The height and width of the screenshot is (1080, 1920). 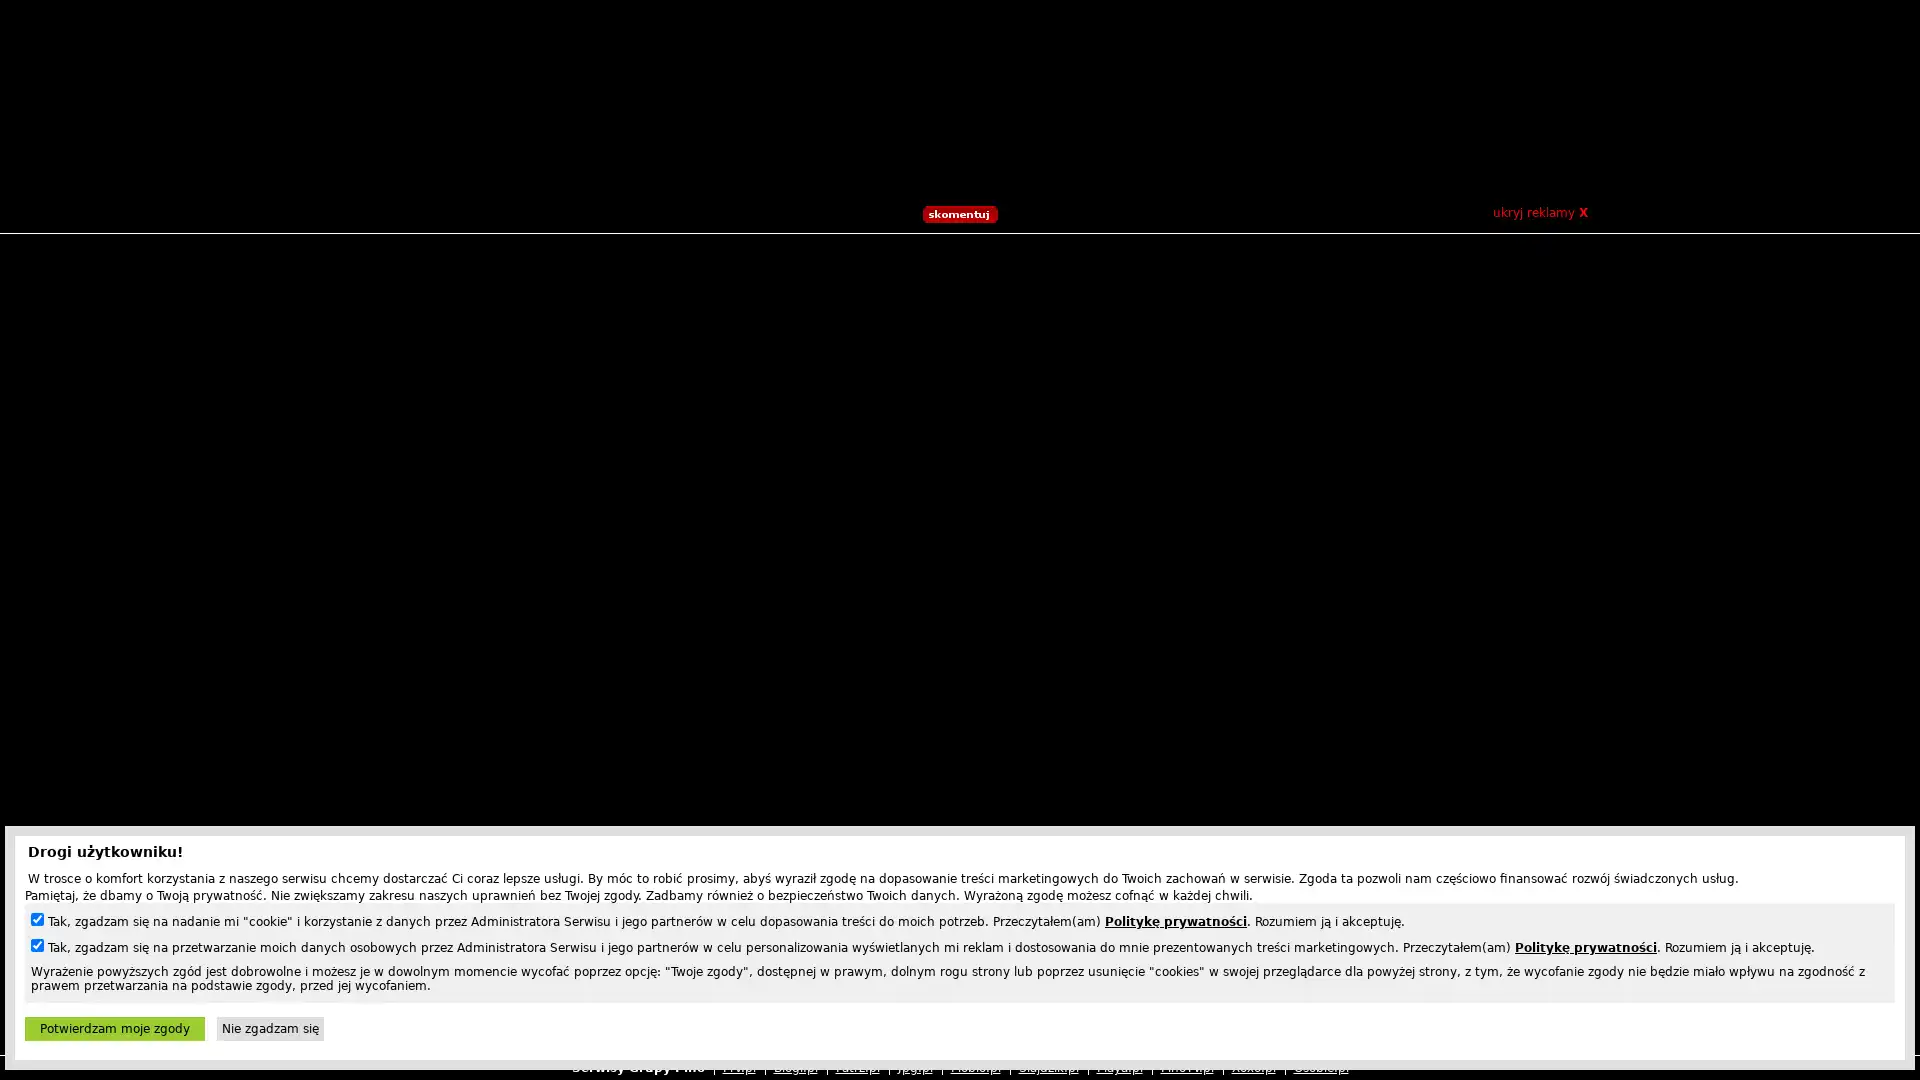 I want to click on Nie zgadzam sie, so click(x=269, y=1029).